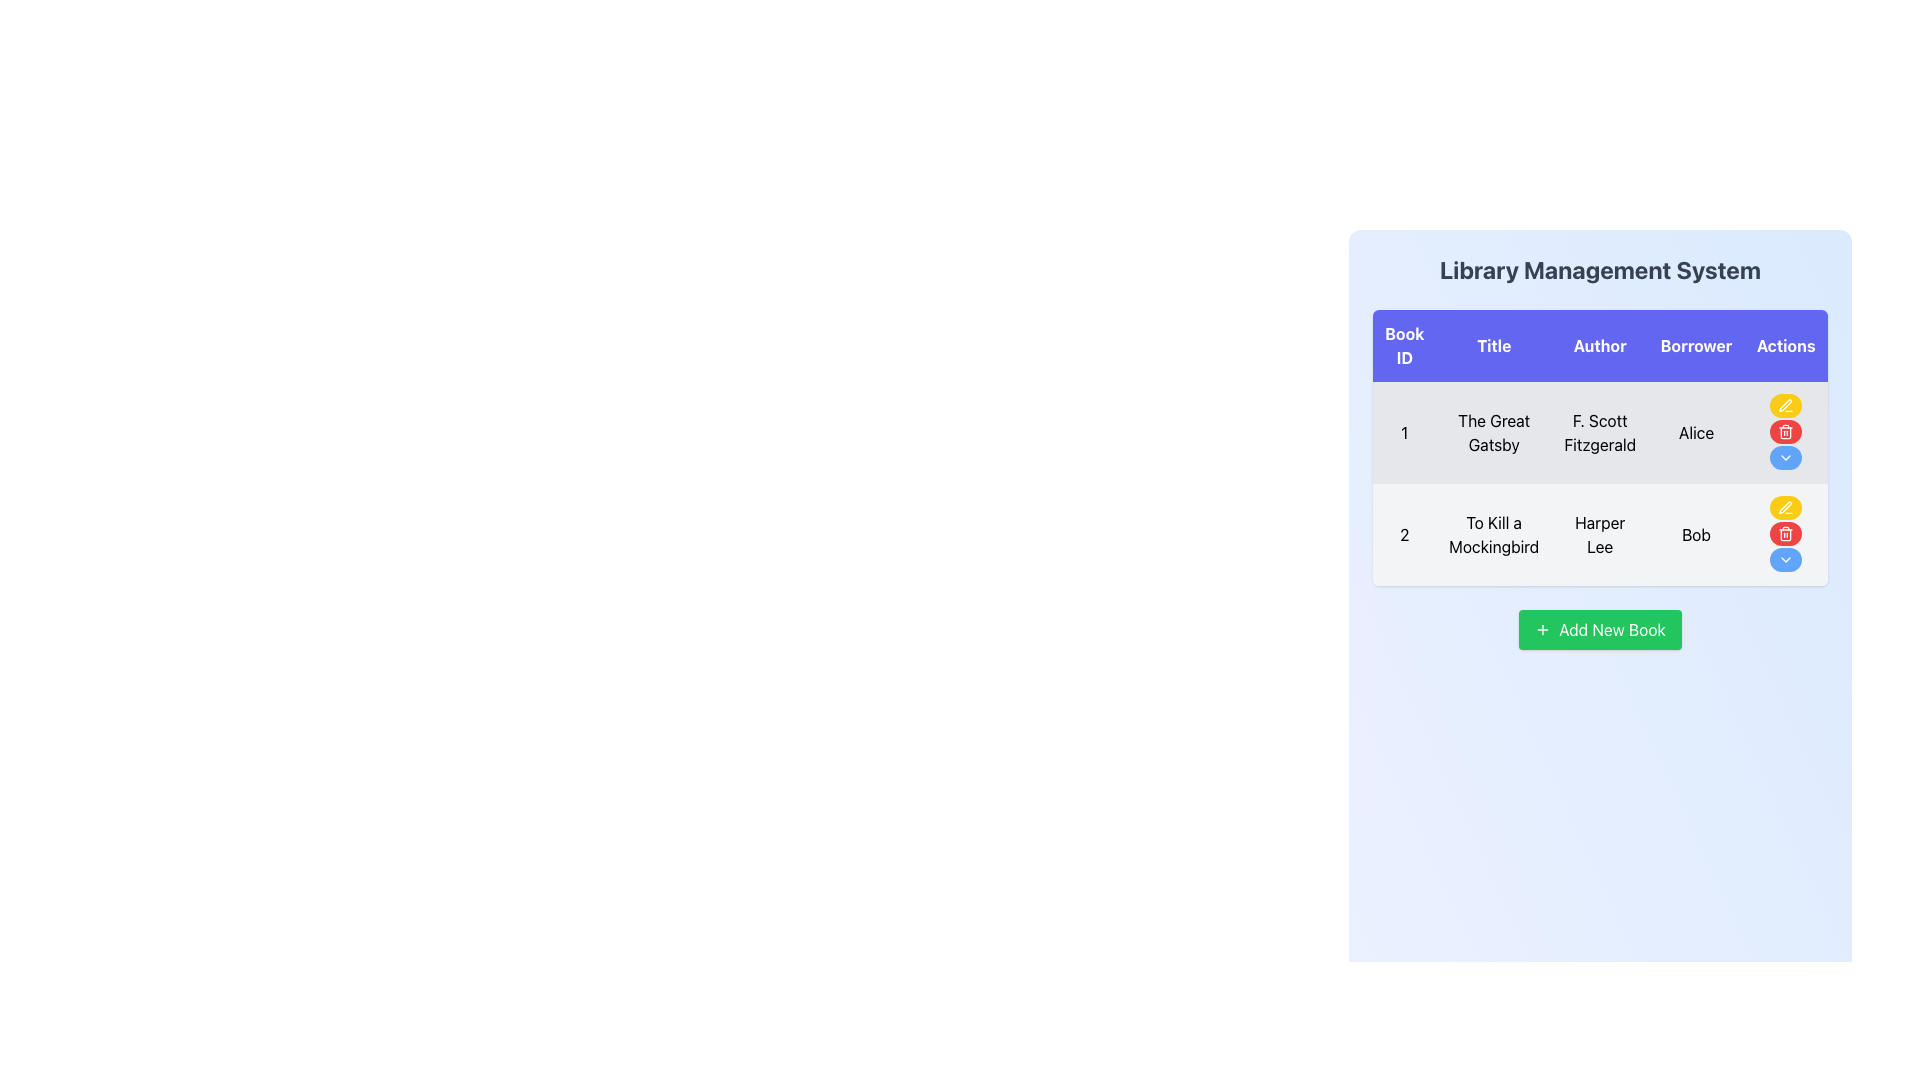 This screenshot has height=1080, width=1920. What do you see at coordinates (1786, 458) in the screenshot?
I see `the dropdown trigger button located at the bottom right of the 'Actions' column for the first row in the book details table` at bounding box center [1786, 458].